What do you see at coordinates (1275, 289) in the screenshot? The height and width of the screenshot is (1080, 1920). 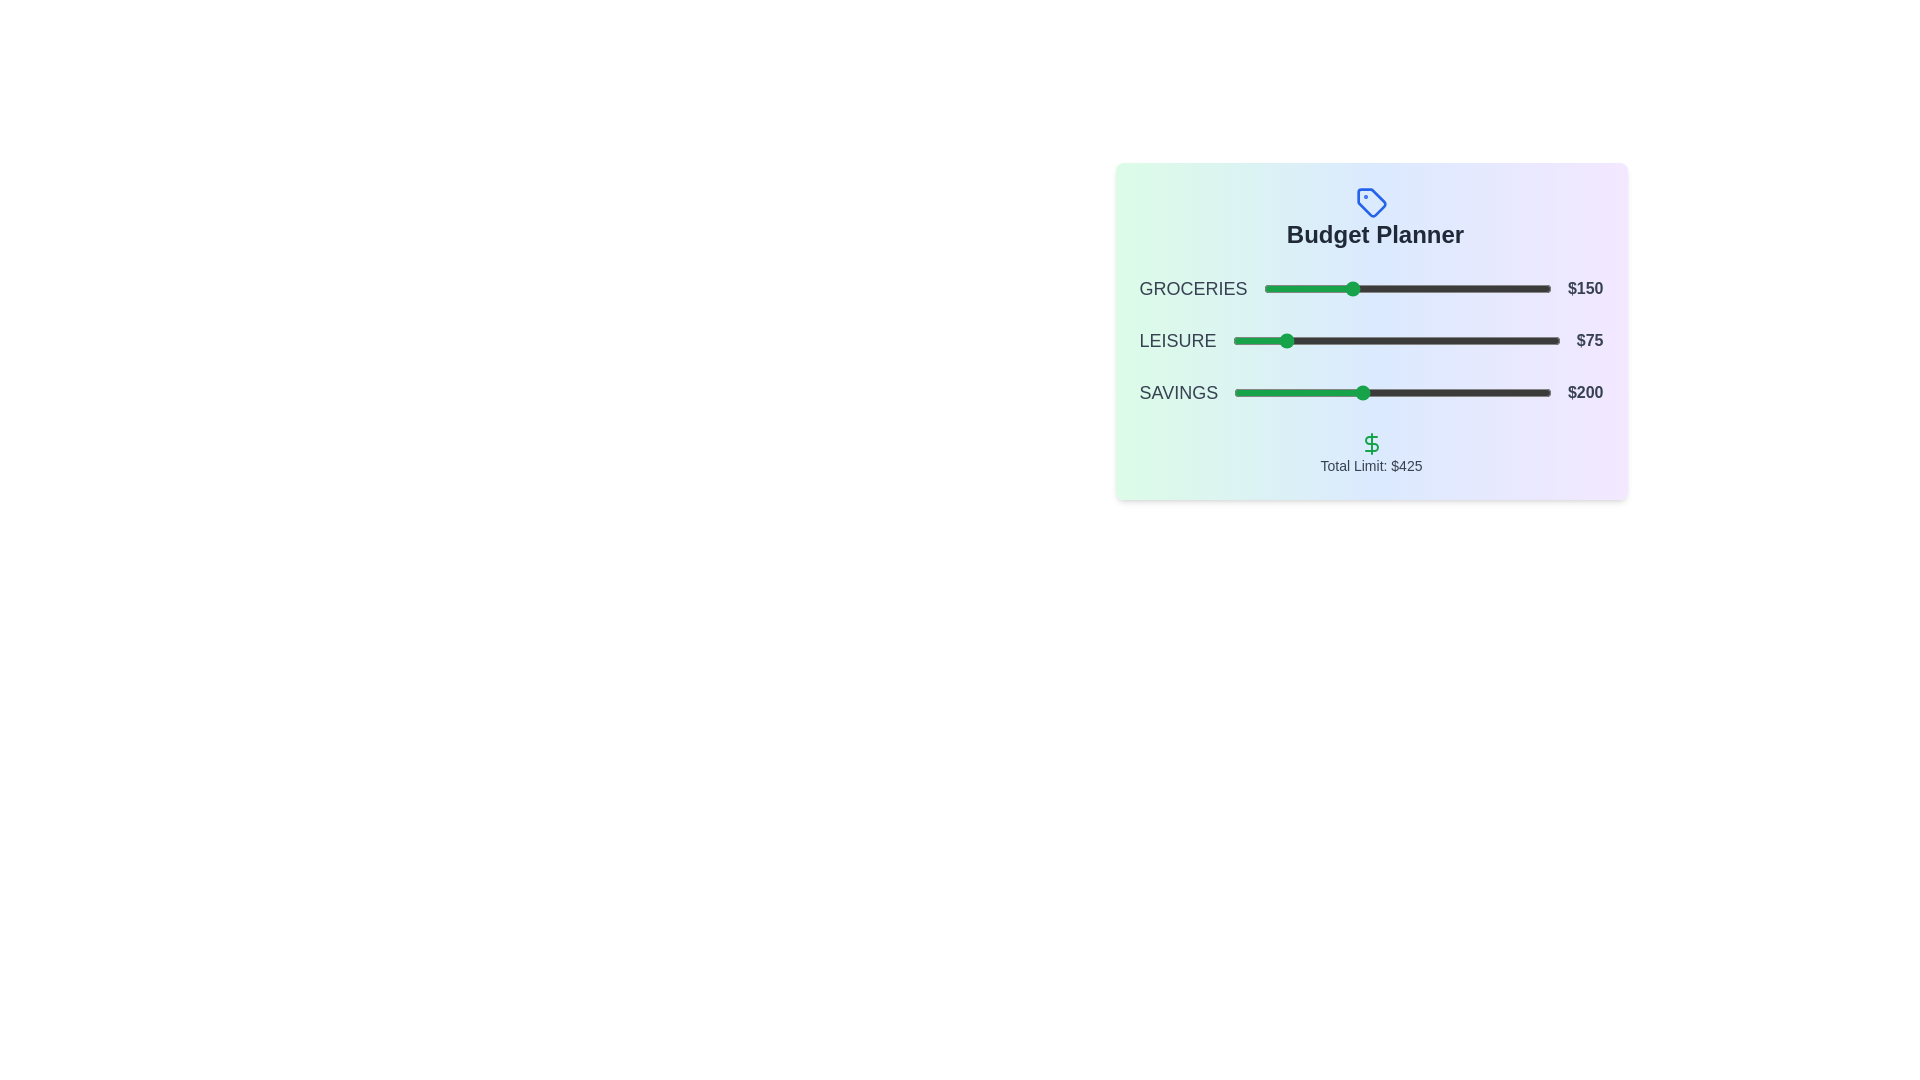 I see `the slider for 0 to 23` at bounding box center [1275, 289].